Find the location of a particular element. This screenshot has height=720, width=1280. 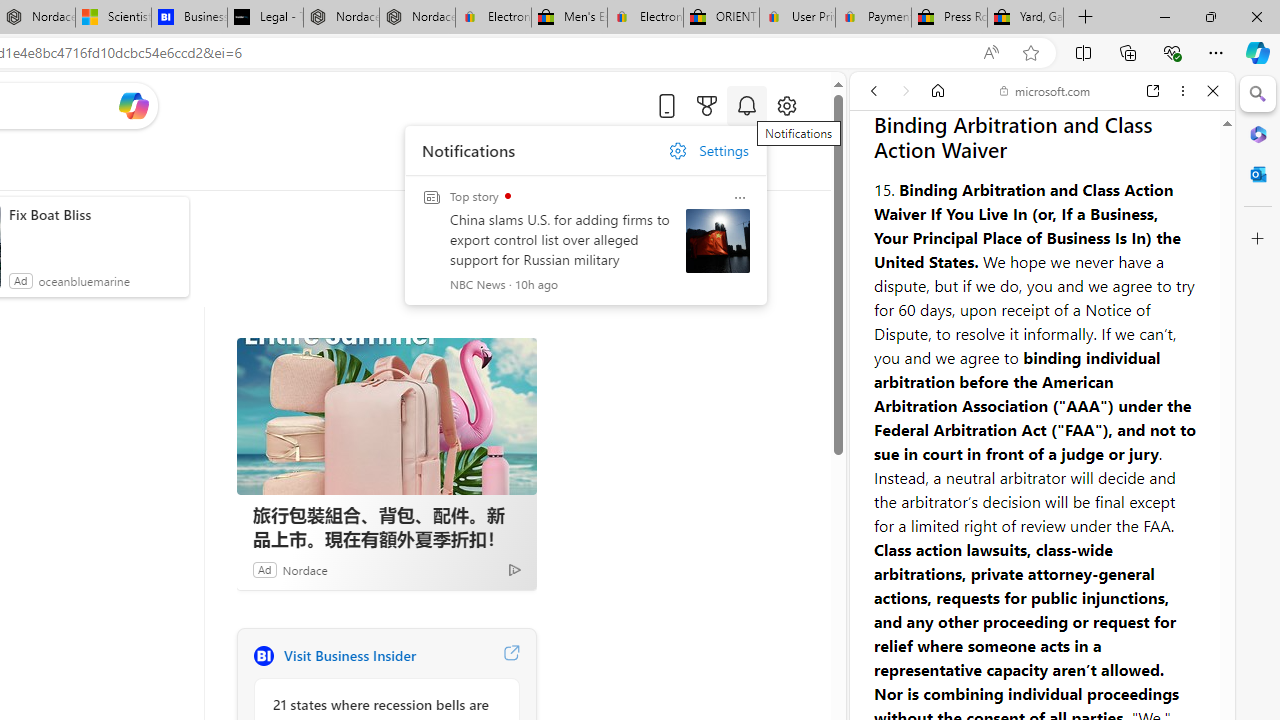

'Open Copilot' is located at coordinates (132, 105).